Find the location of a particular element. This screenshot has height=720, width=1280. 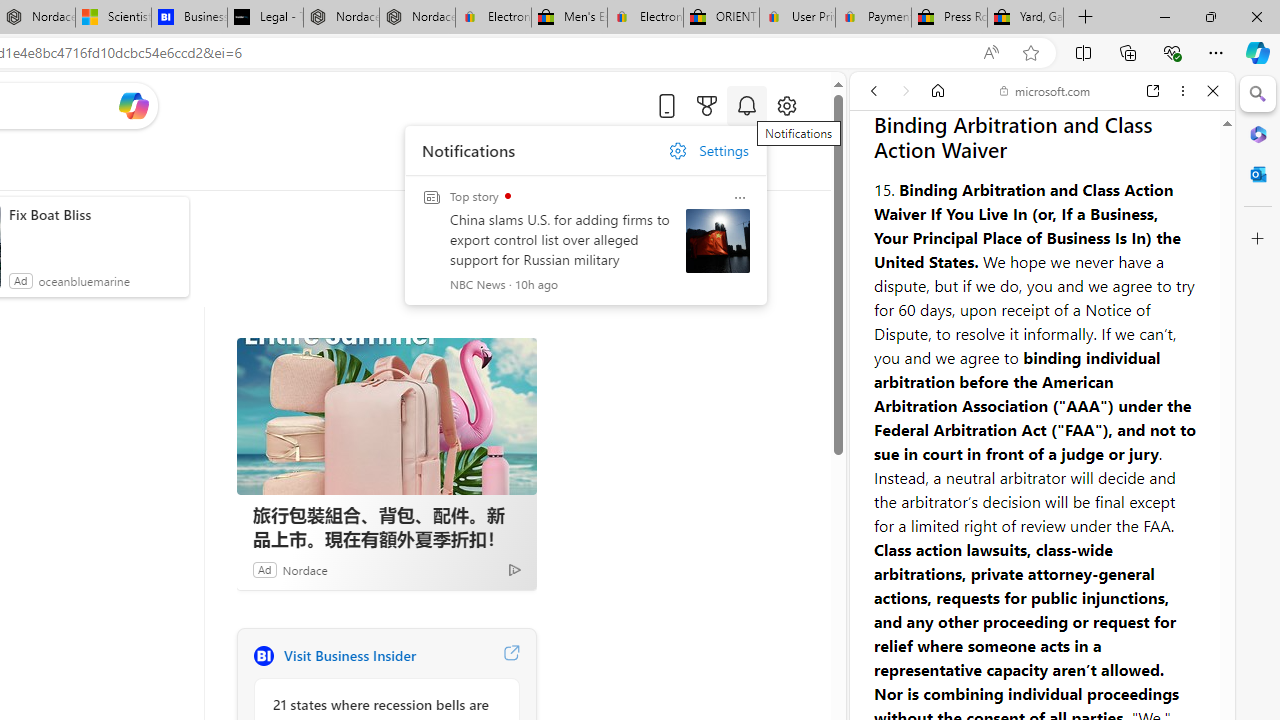

'Open Copilot' is located at coordinates (132, 105).